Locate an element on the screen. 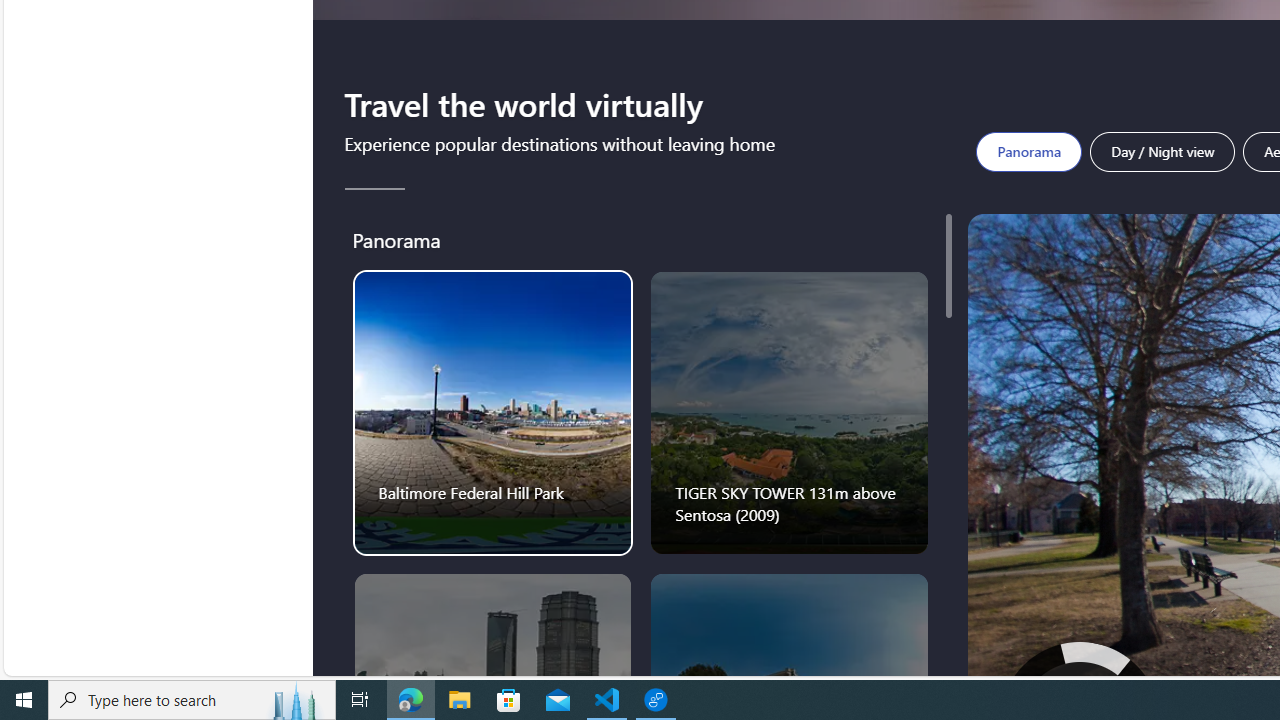 The height and width of the screenshot is (720, 1280). 'Panorama' is located at coordinates (1029, 150).